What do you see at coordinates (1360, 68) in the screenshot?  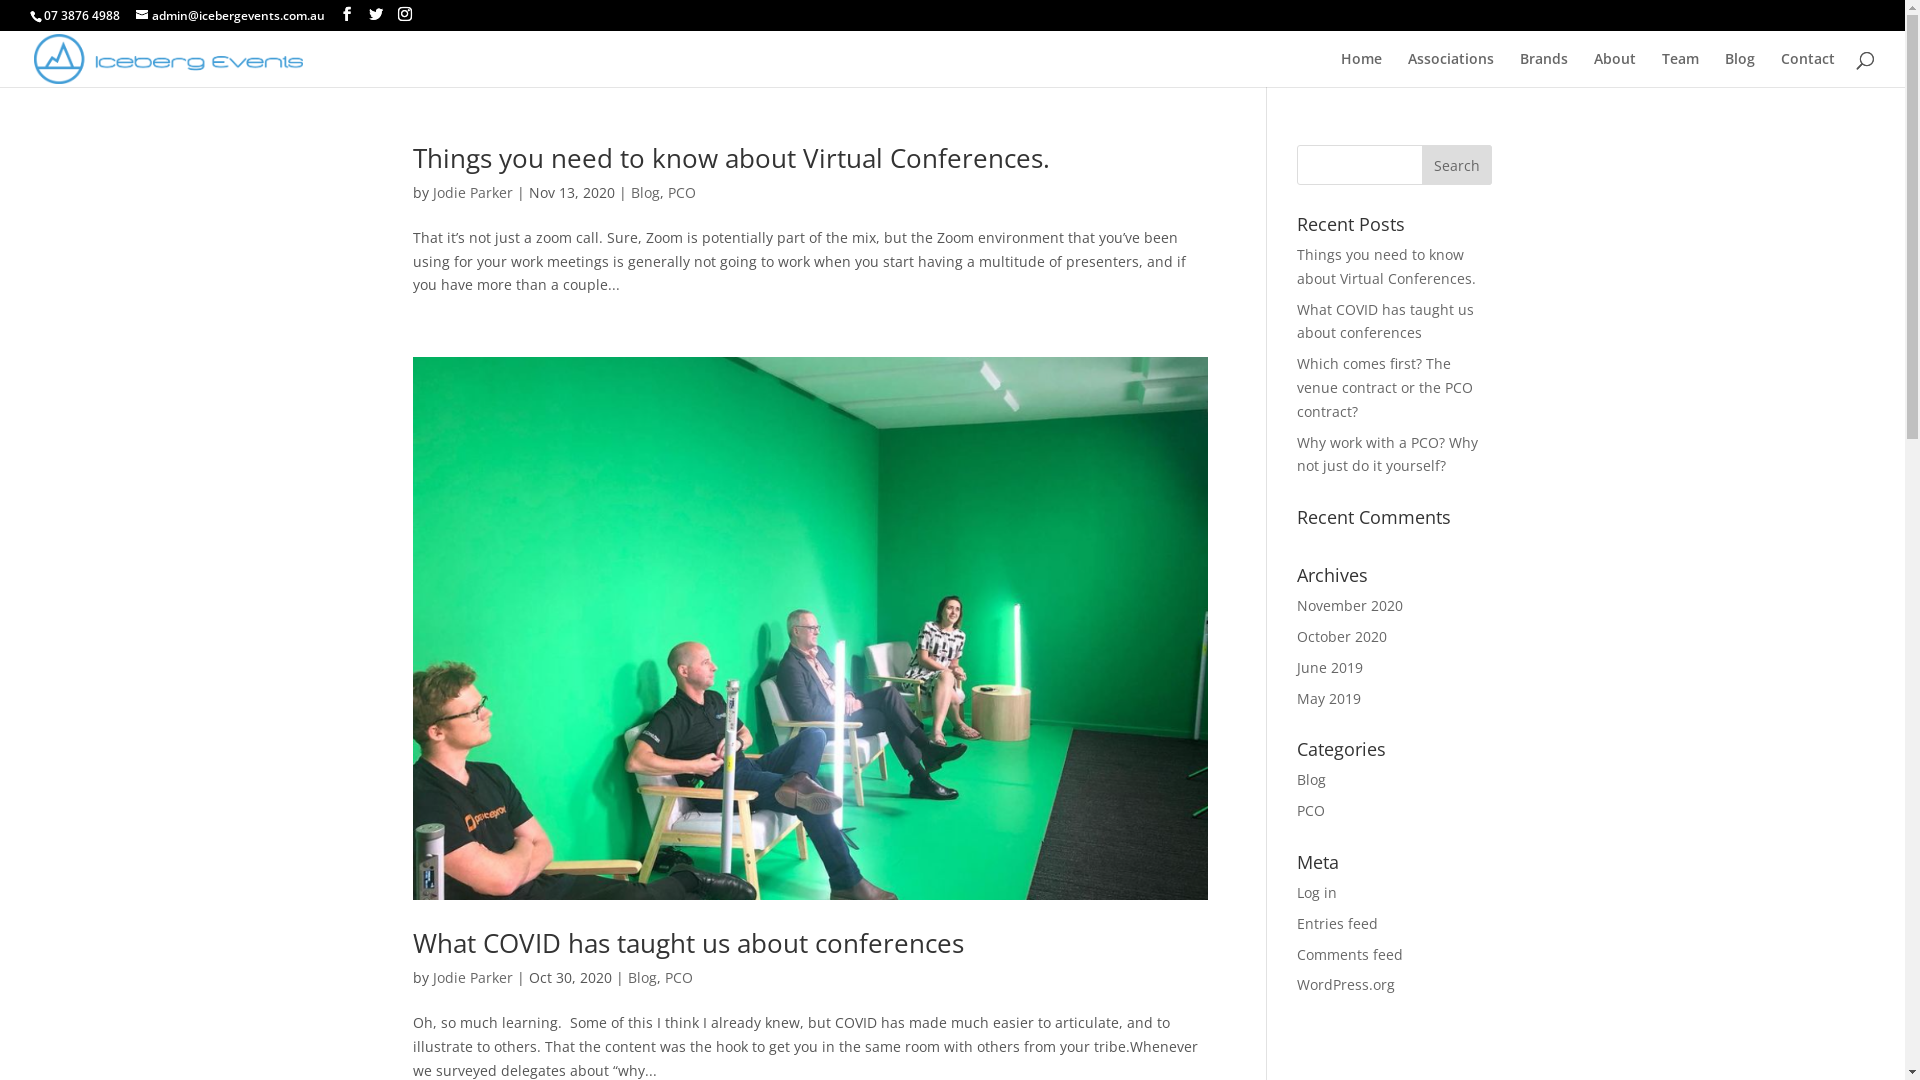 I see `'Home'` at bounding box center [1360, 68].